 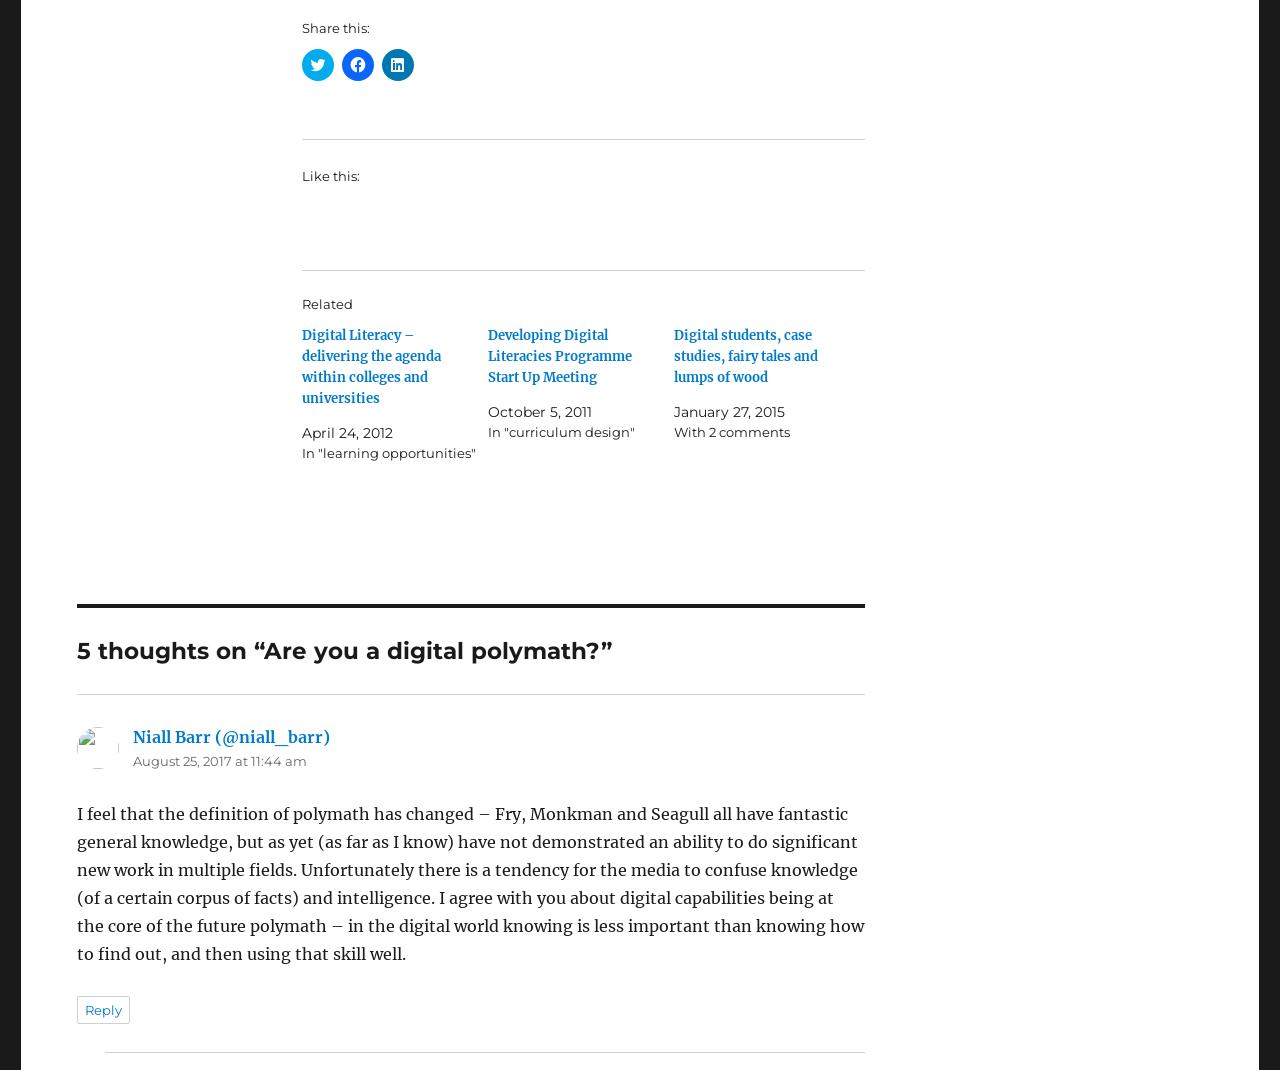 What do you see at coordinates (344, 650) in the screenshot?
I see `'5 thoughts on “Are you a digital polymath?”'` at bounding box center [344, 650].